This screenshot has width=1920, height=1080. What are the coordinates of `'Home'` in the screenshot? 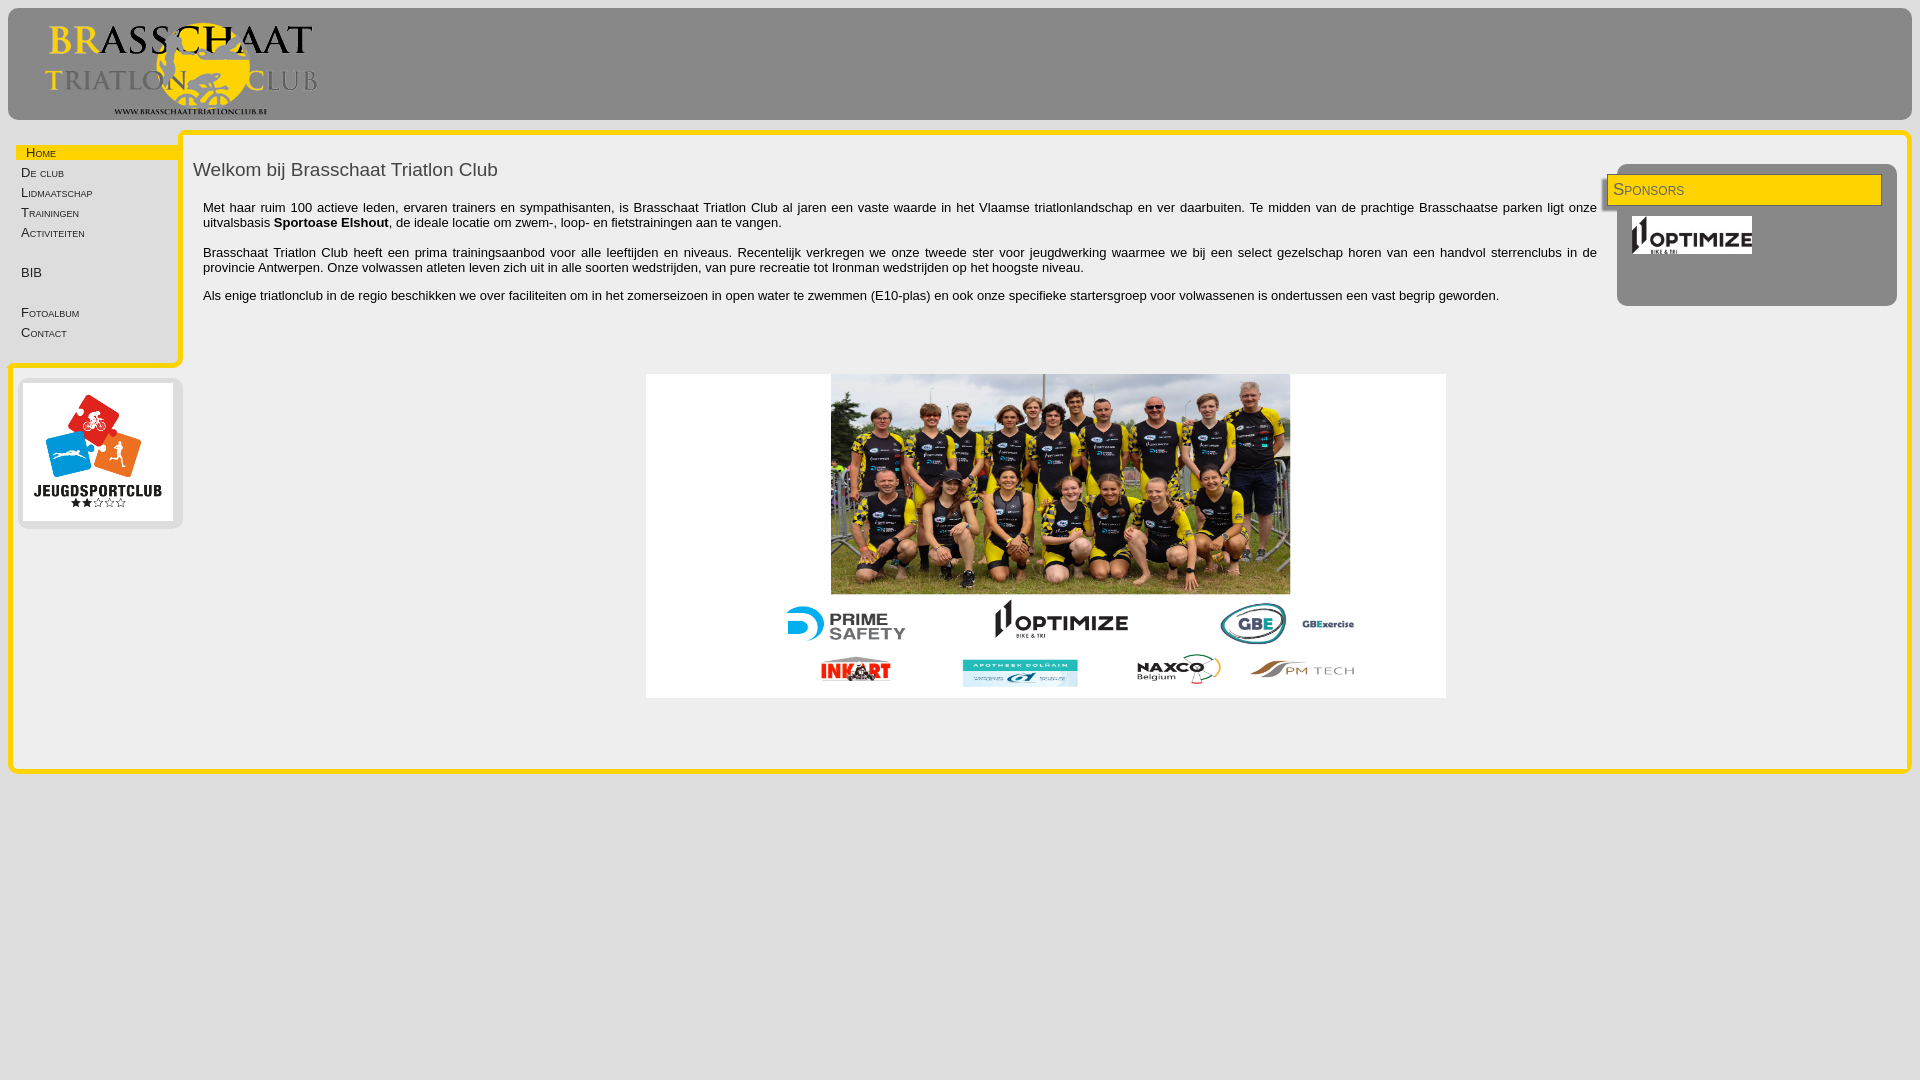 It's located at (38, 151).